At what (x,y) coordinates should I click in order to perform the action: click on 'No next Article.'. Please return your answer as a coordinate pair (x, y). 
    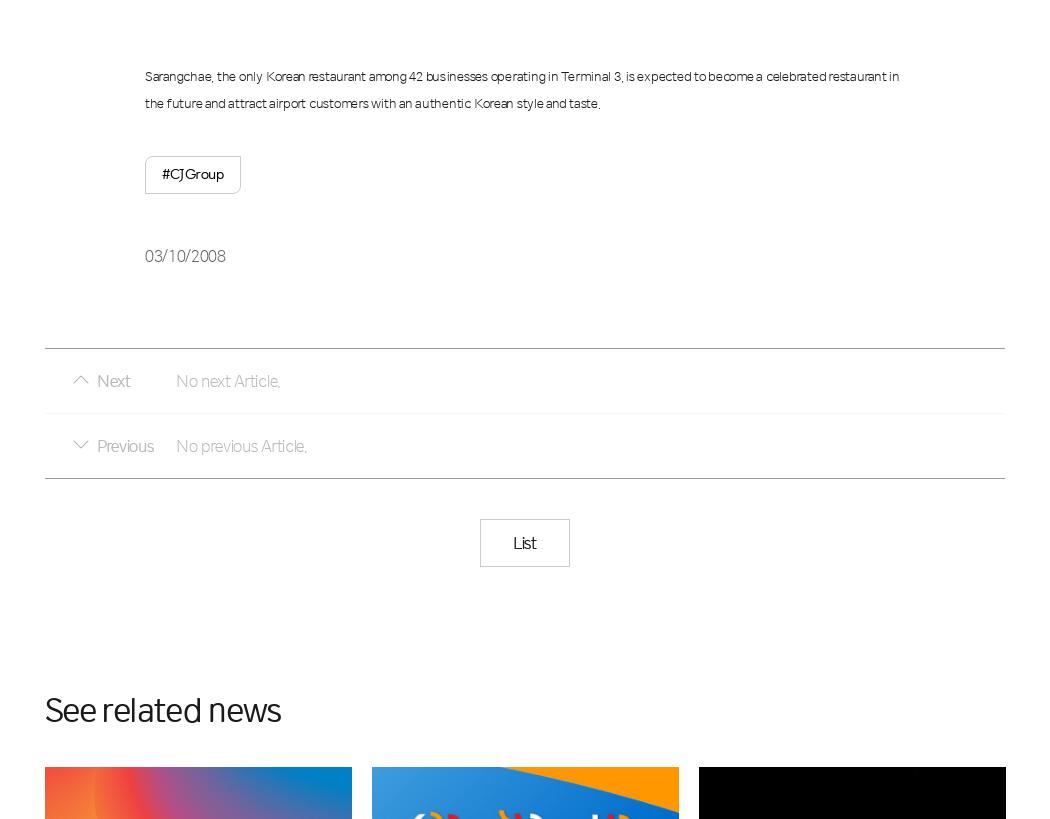
    Looking at the image, I should click on (227, 379).